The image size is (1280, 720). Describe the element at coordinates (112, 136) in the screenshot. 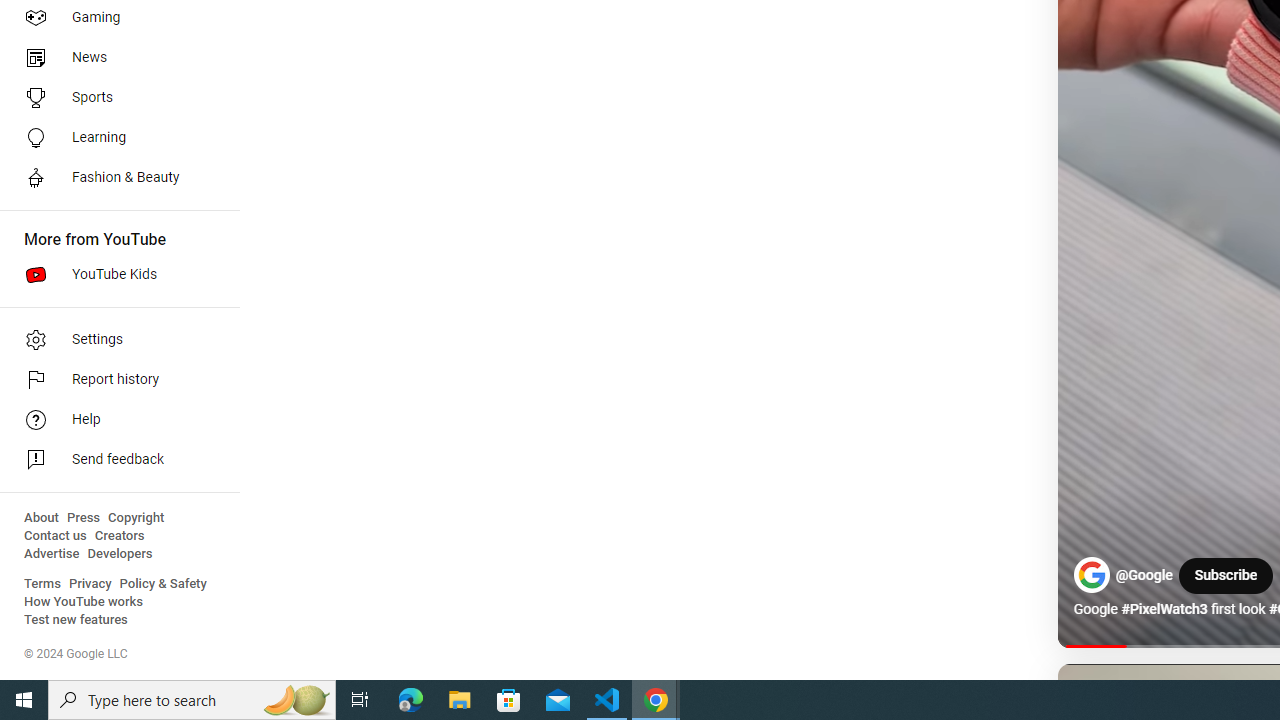

I see `'Learning'` at that location.